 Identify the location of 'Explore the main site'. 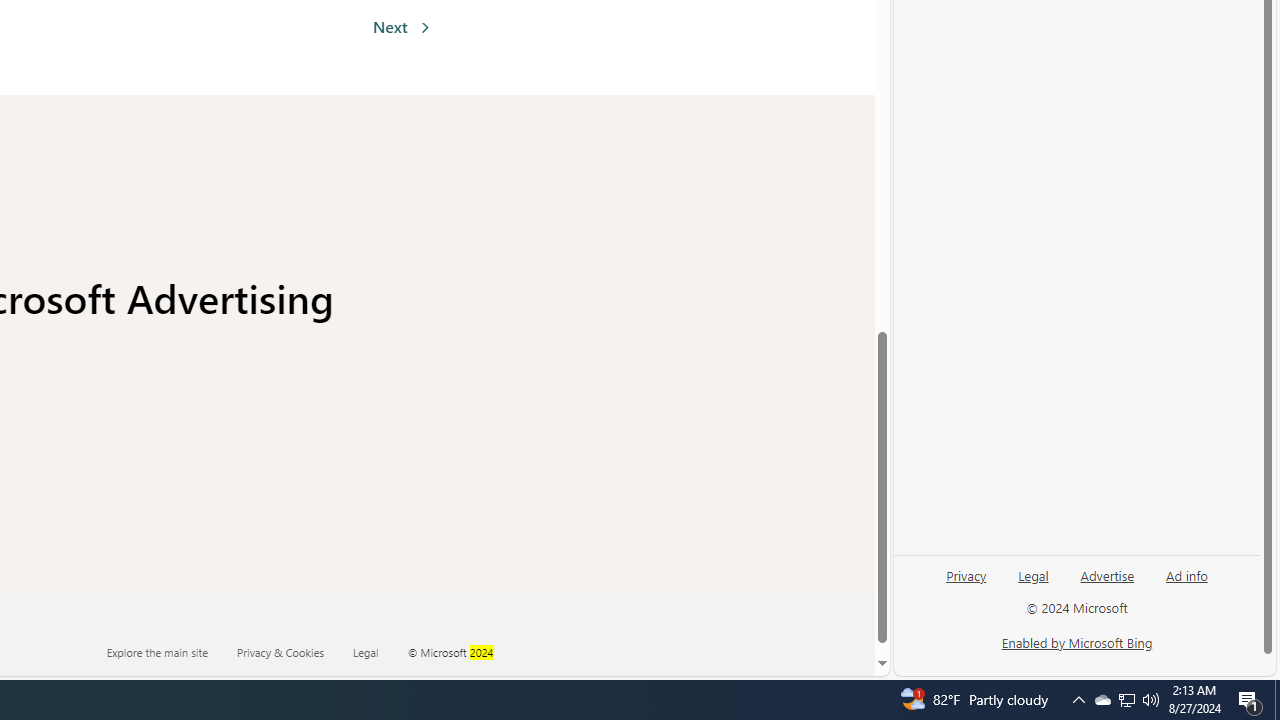
(156, 651).